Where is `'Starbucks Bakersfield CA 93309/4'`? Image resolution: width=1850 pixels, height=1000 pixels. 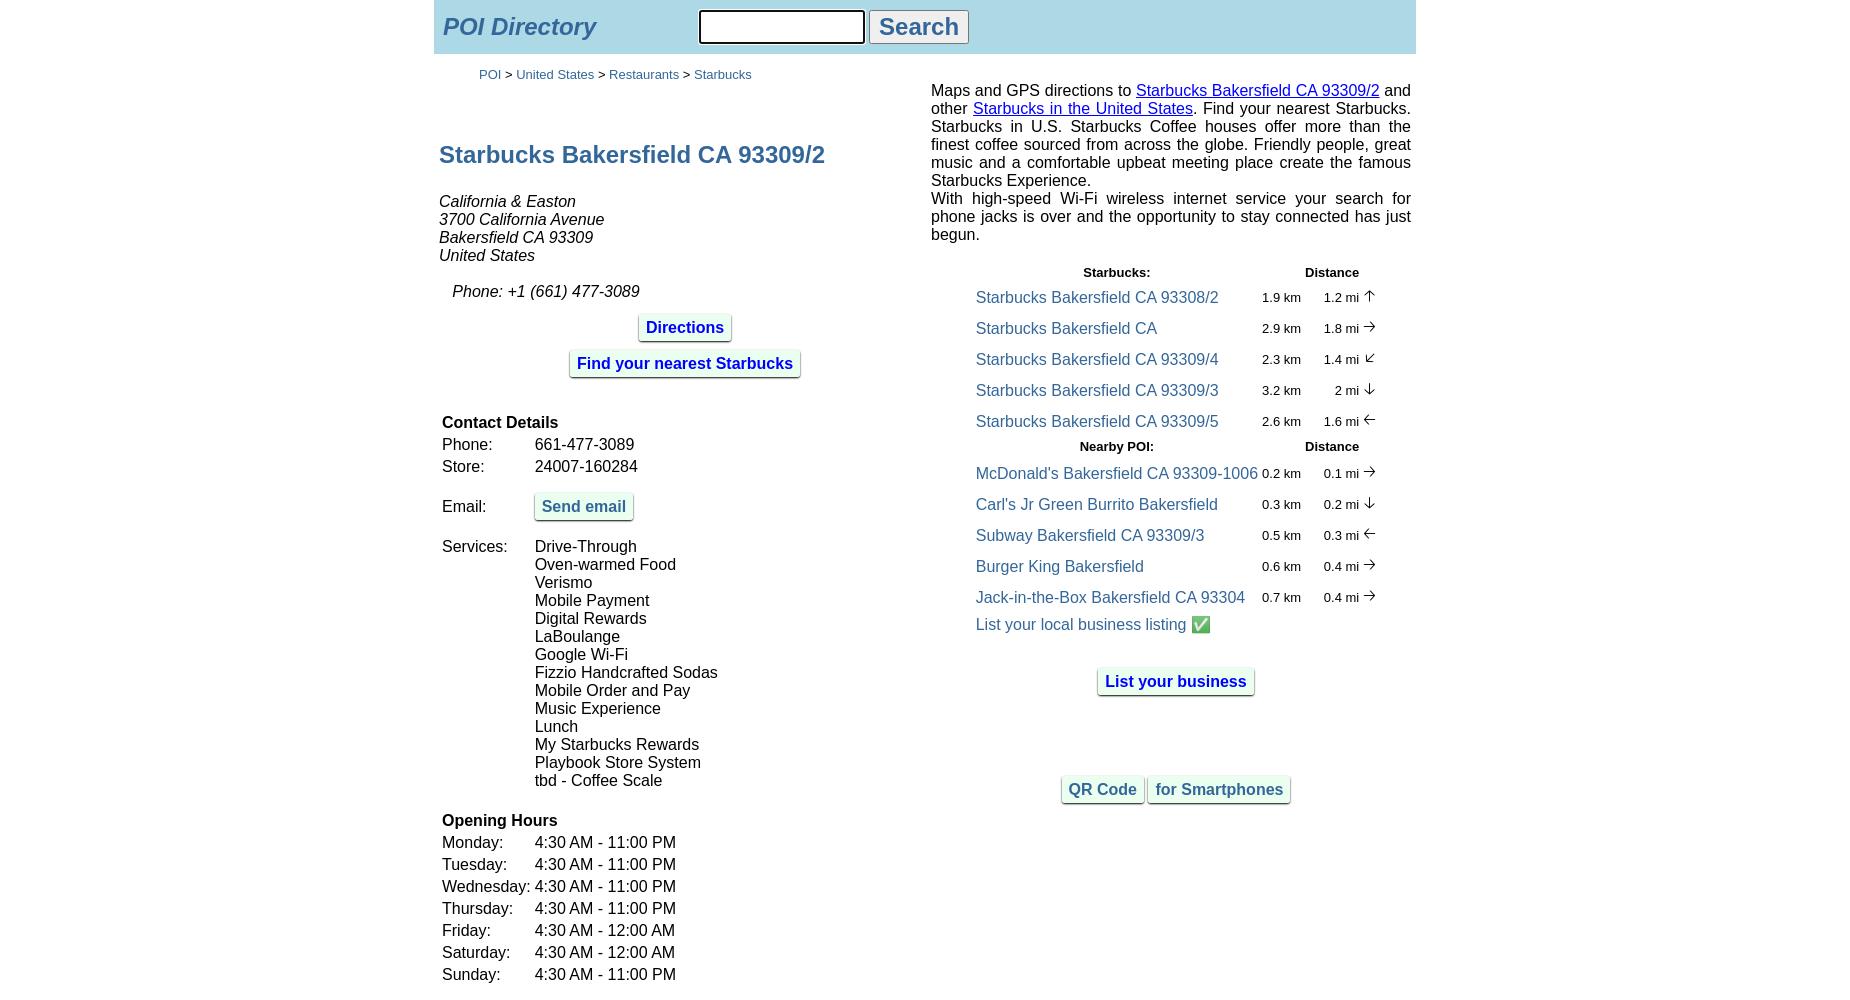 'Starbucks Bakersfield CA 93309/4' is located at coordinates (973, 357).